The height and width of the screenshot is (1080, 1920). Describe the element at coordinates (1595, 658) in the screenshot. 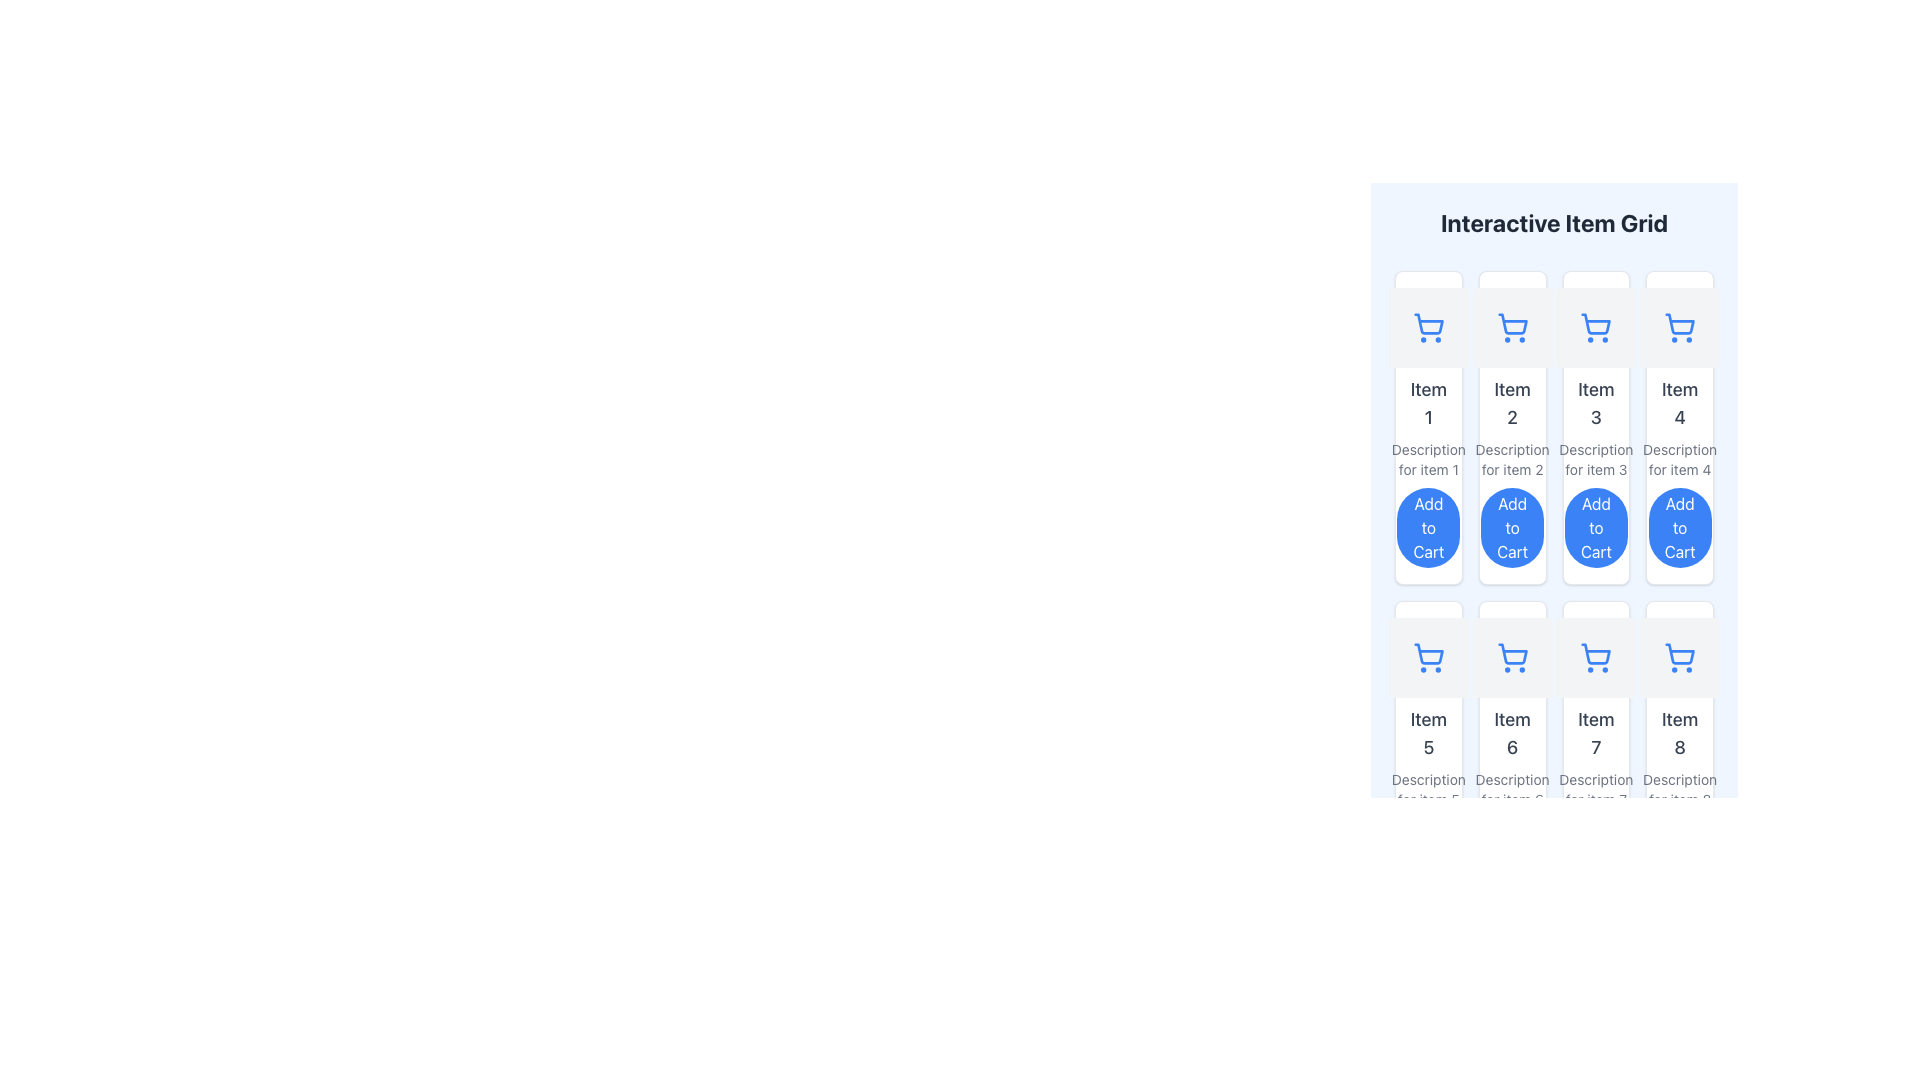

I see `the blue shopping cart icon inside the light gray rounded rectangle, located above the title and description of 'Item 7' in the product grid` at that location.